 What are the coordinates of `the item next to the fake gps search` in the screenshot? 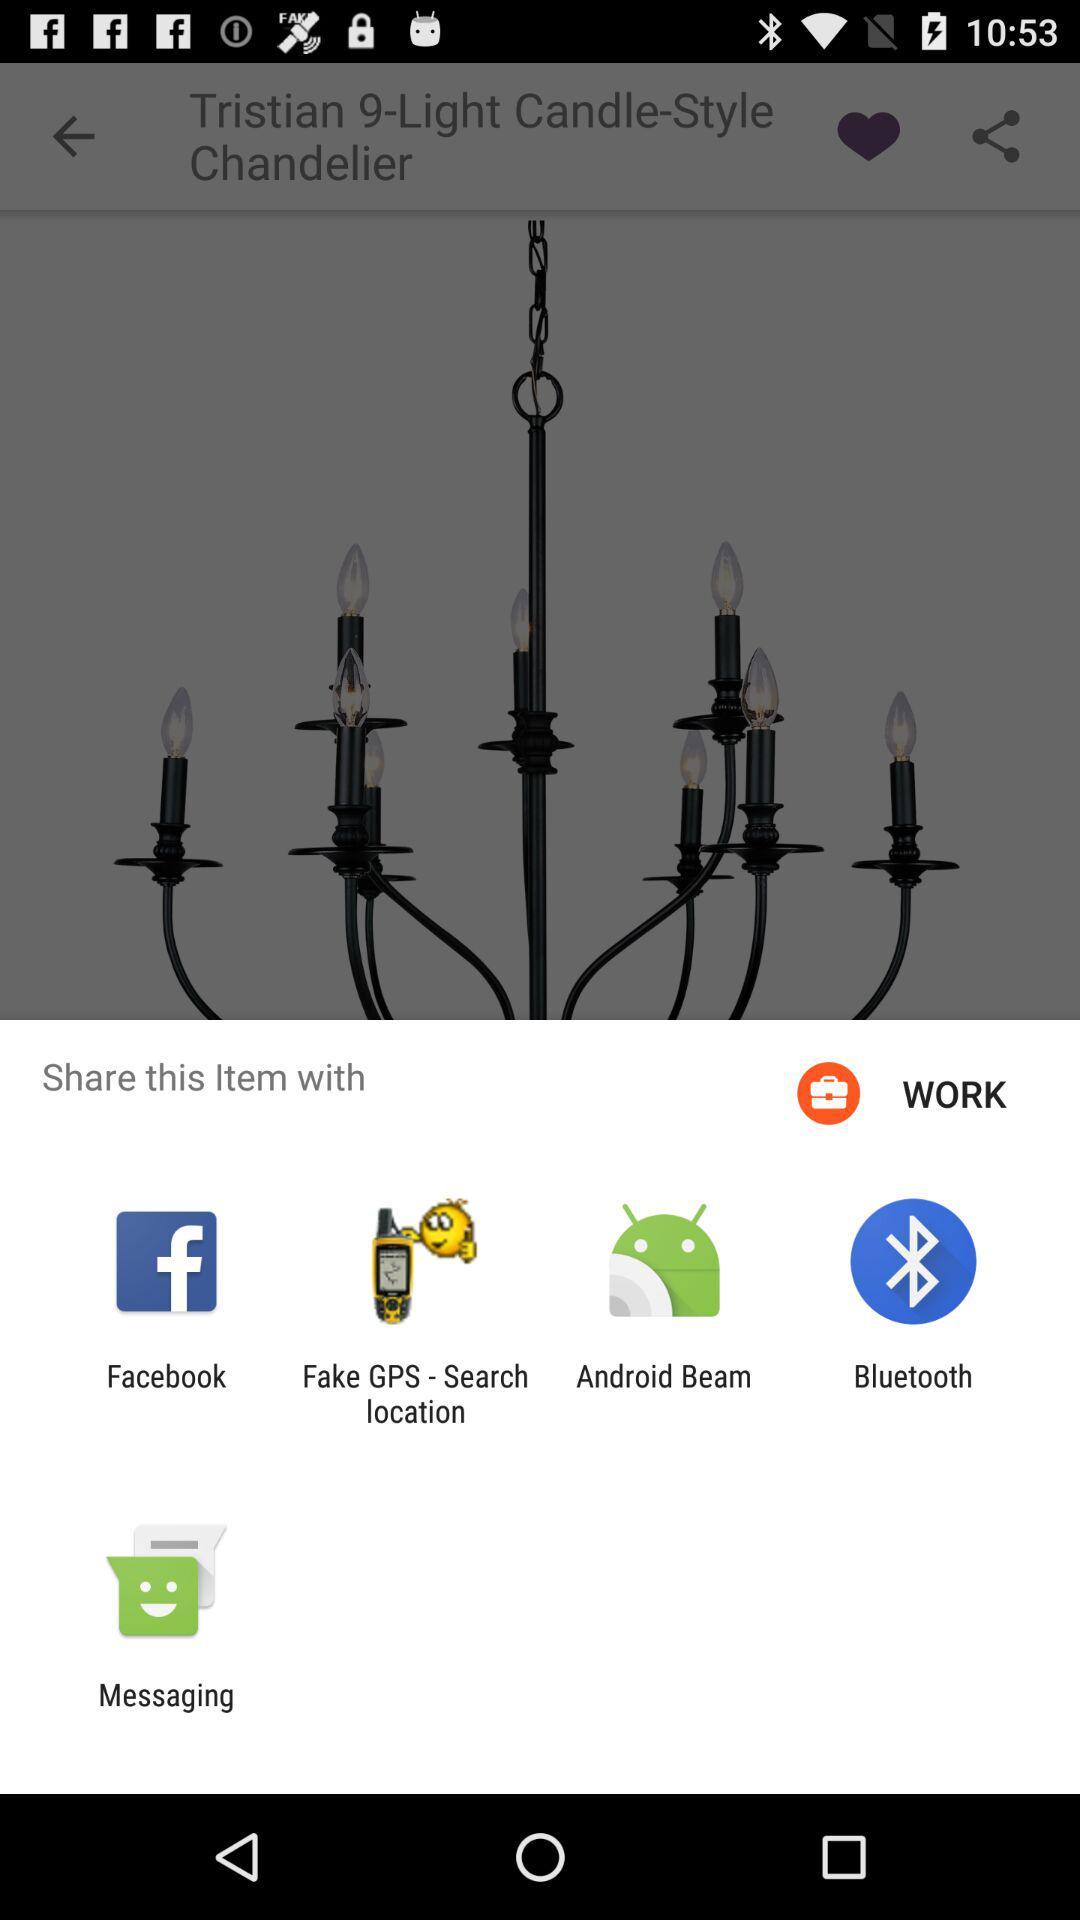 It's located at (165, 1392).